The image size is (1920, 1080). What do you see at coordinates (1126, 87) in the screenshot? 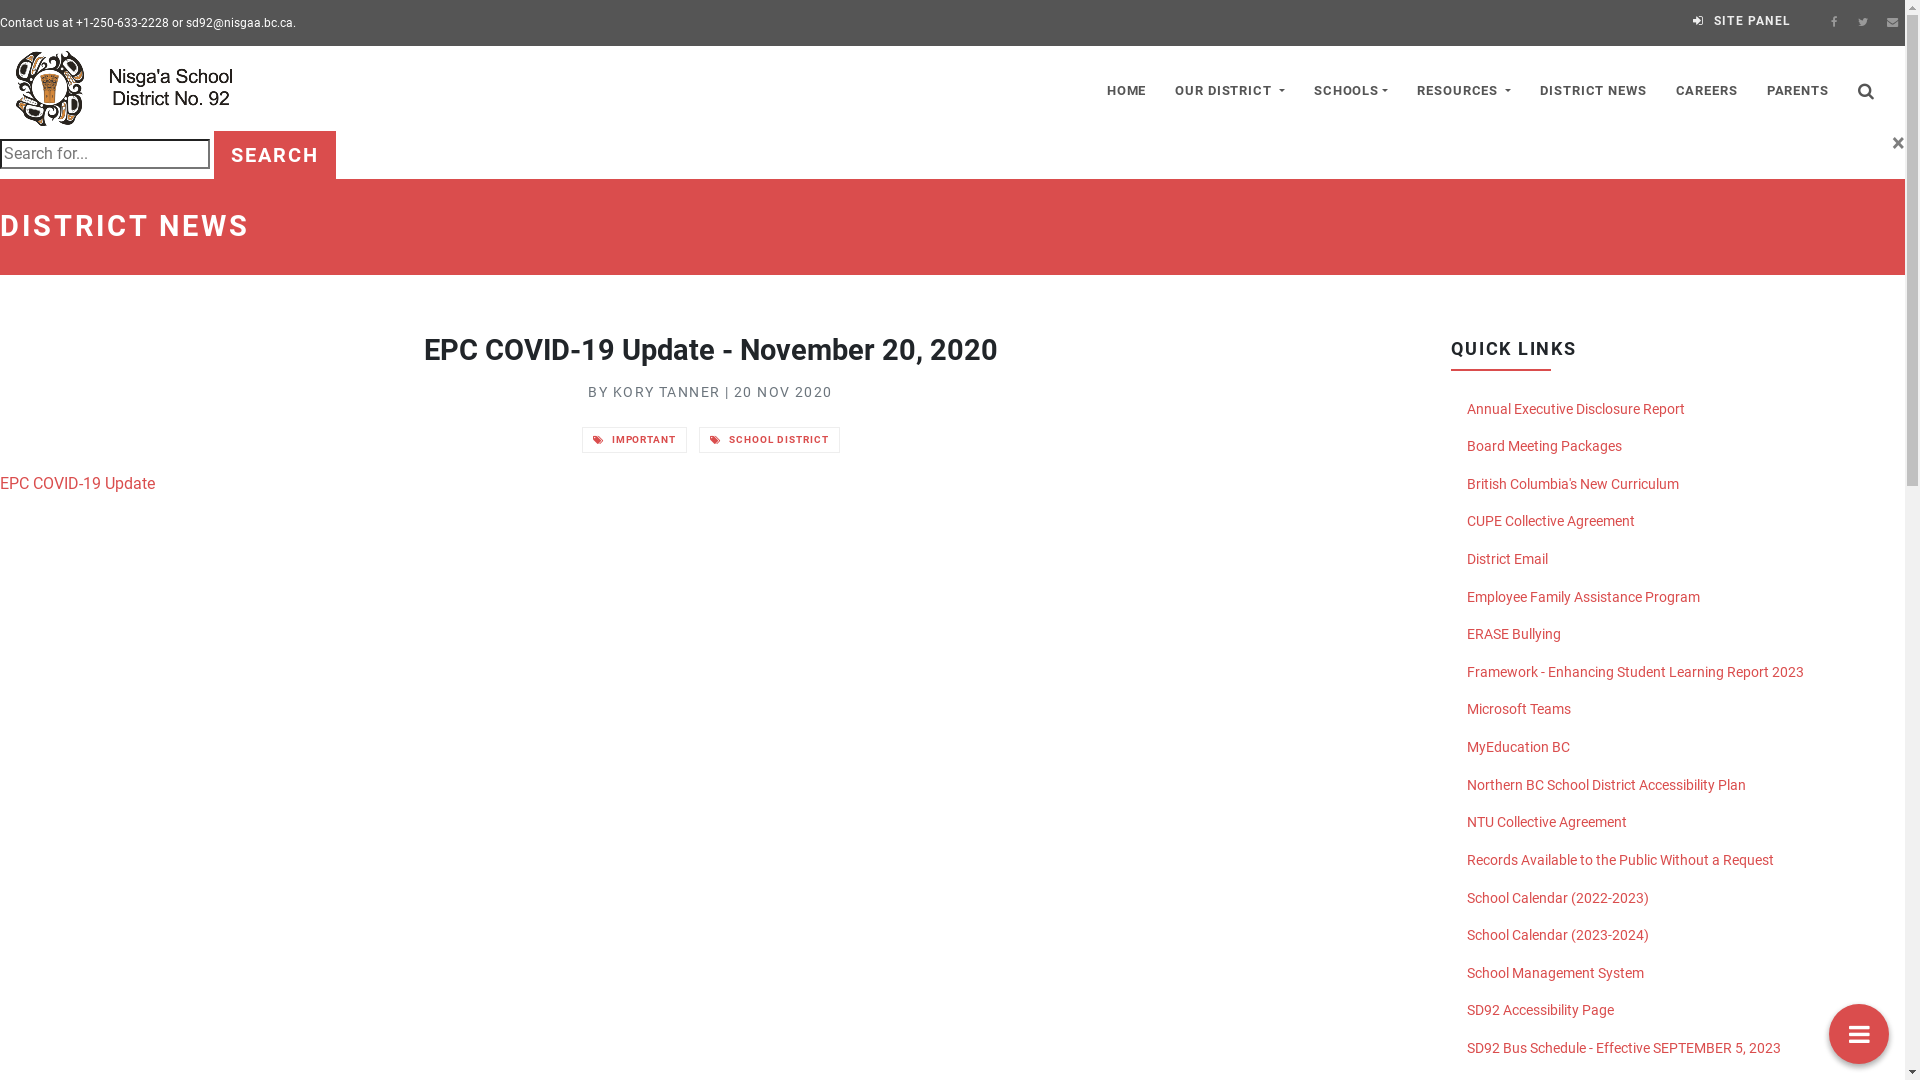
I see `'HOME'` at bounding box center [1126, 87].